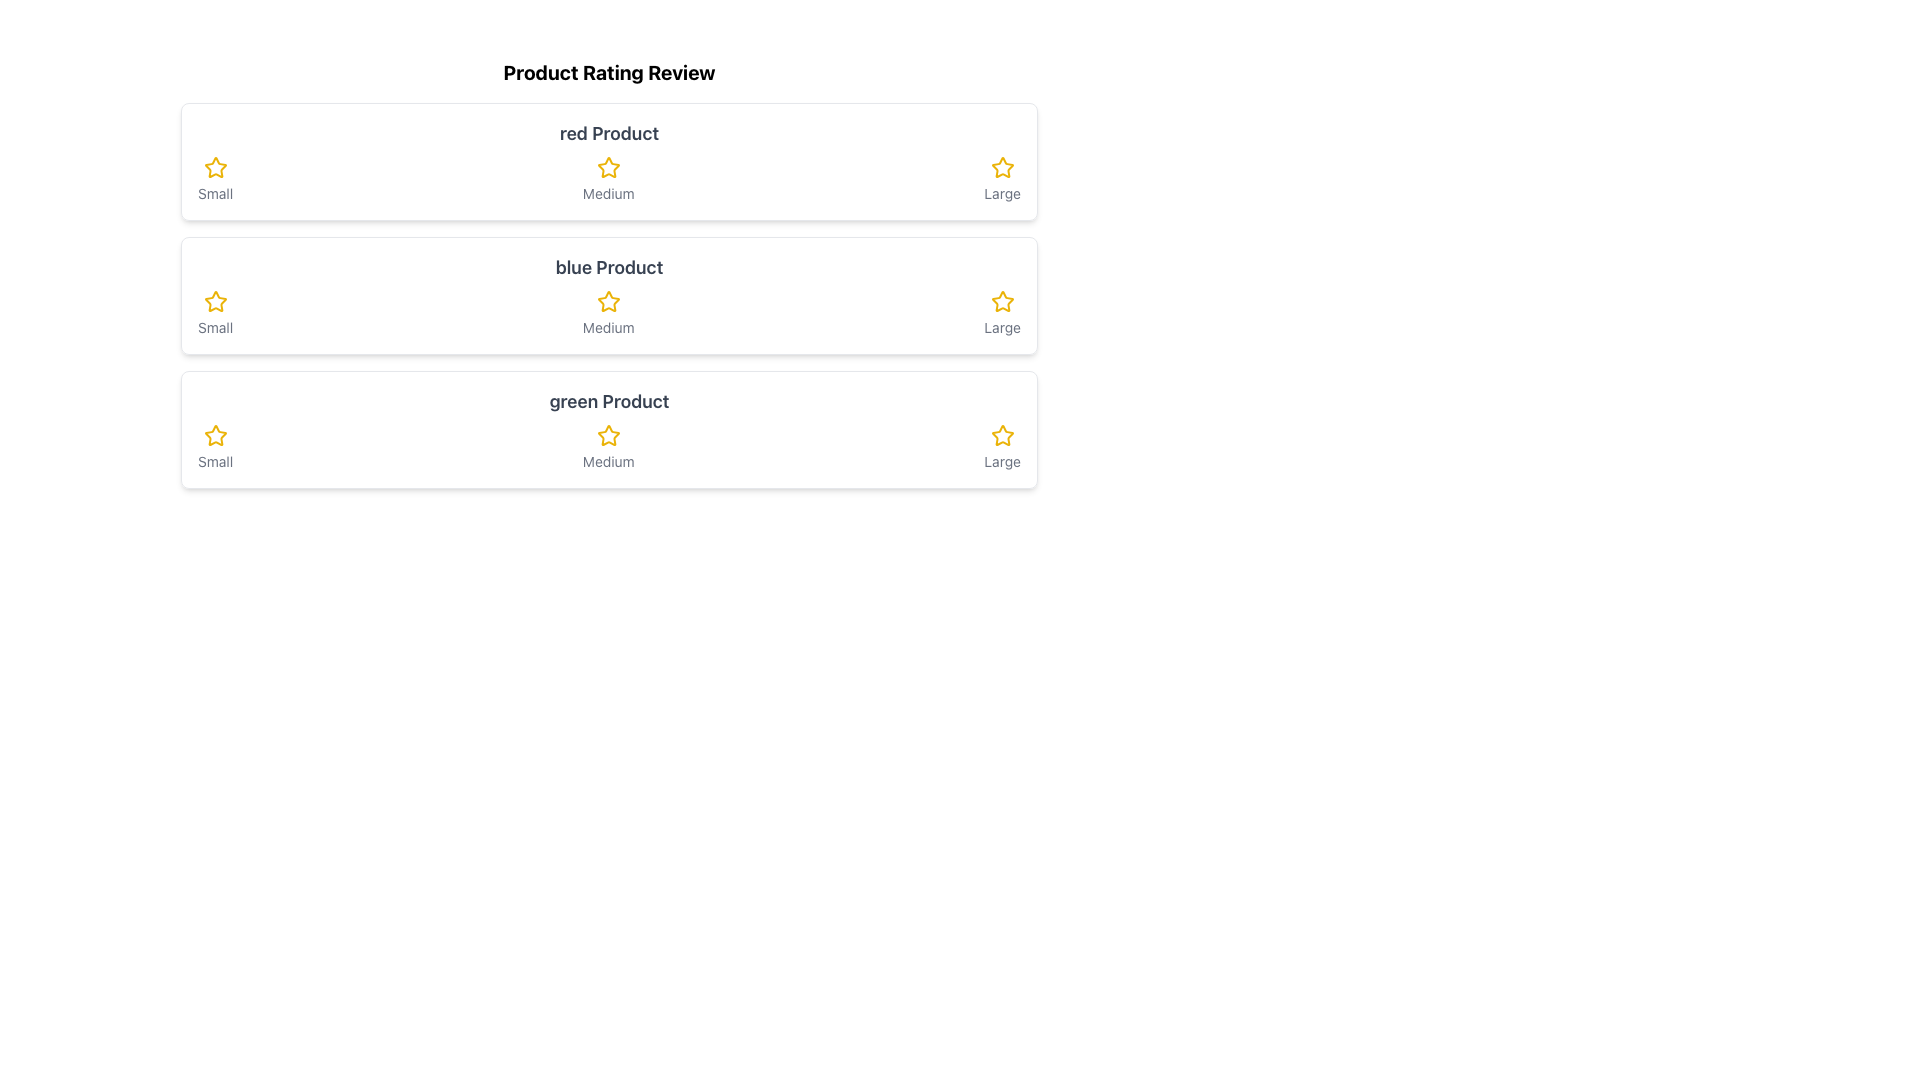  What do you see at coordinates (607, 167) in the screenshot?
I see `the medium rating star icon for the 'red Product', which is the second star in the rating row and visually indicates a medium rating option` at bounding box center [607, 167].